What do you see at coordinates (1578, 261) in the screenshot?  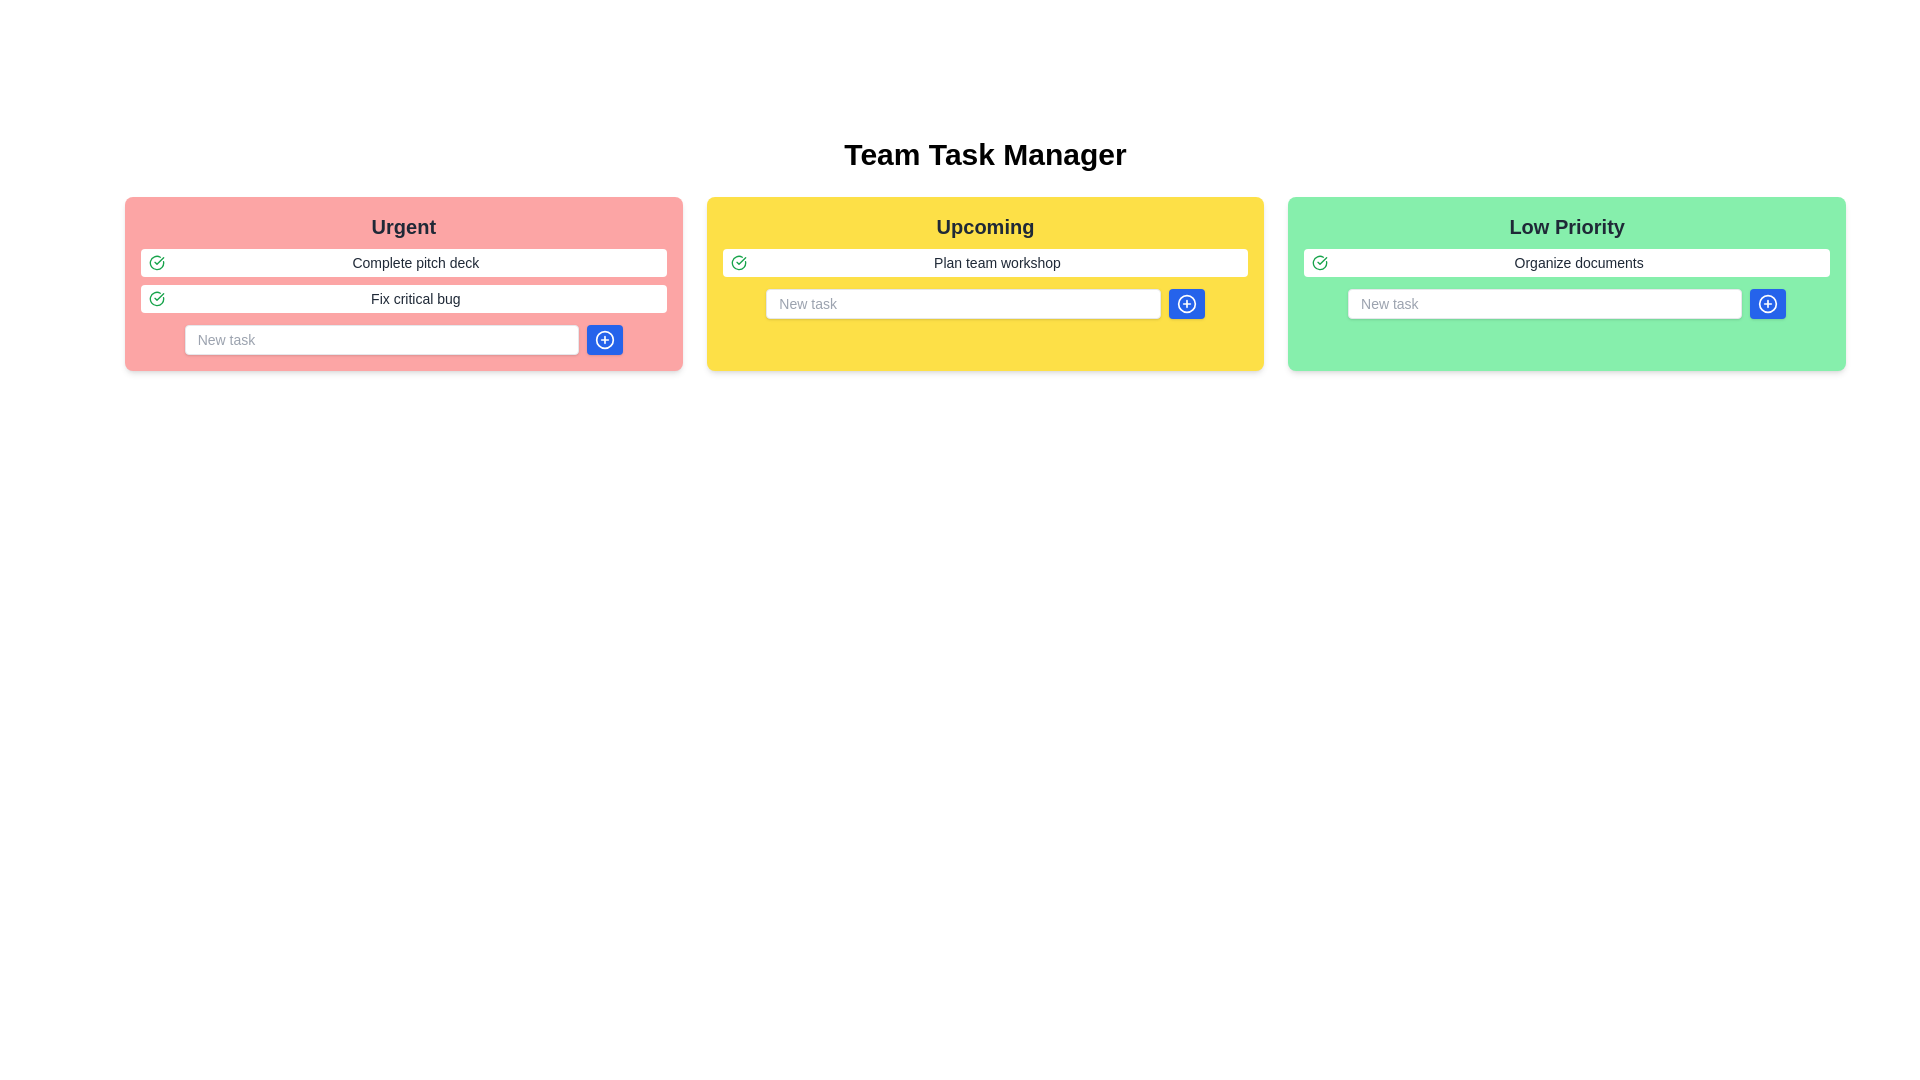 I see `text of the 'Organize documents' label located in the 'Low Priority' green column above the new task input field` at bounding box center [1578, 261].